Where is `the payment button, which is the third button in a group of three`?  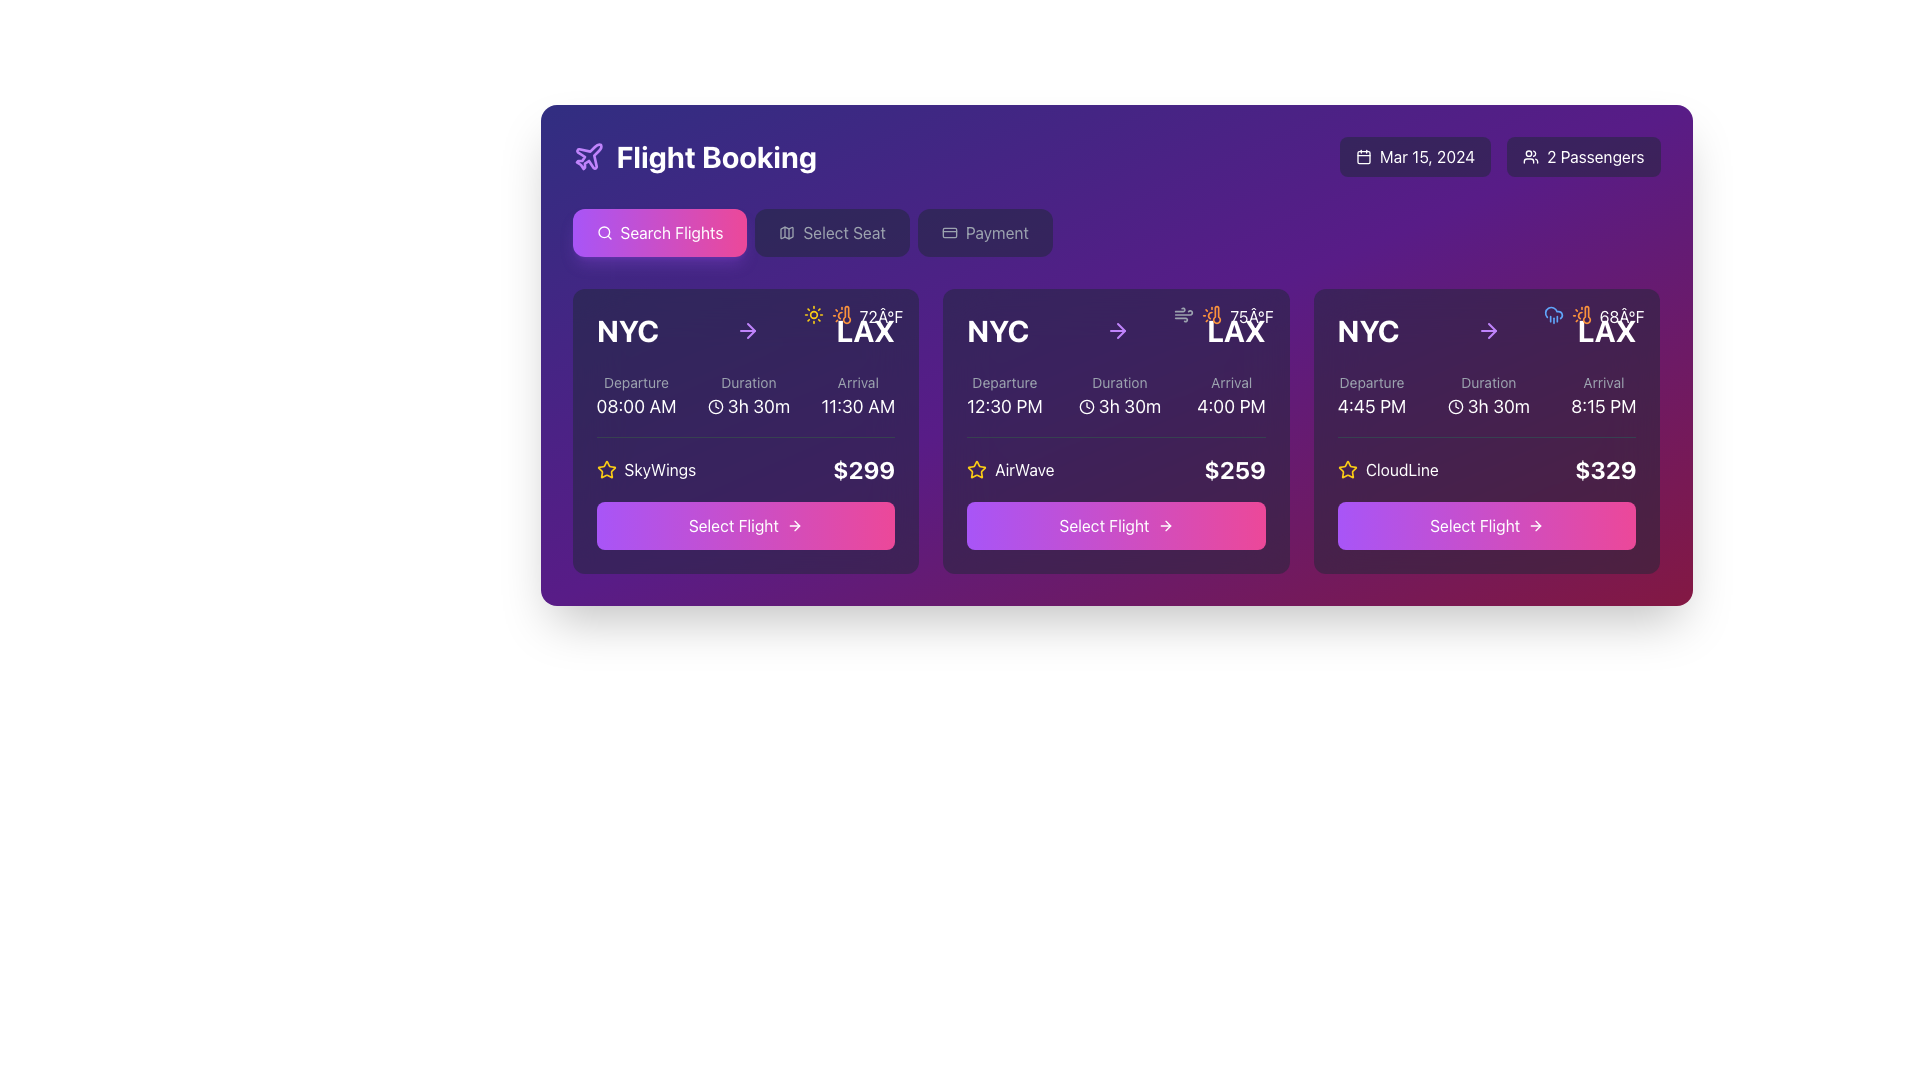 the payment button, which is the third button in a group of three is located at coordinates (985, 231).